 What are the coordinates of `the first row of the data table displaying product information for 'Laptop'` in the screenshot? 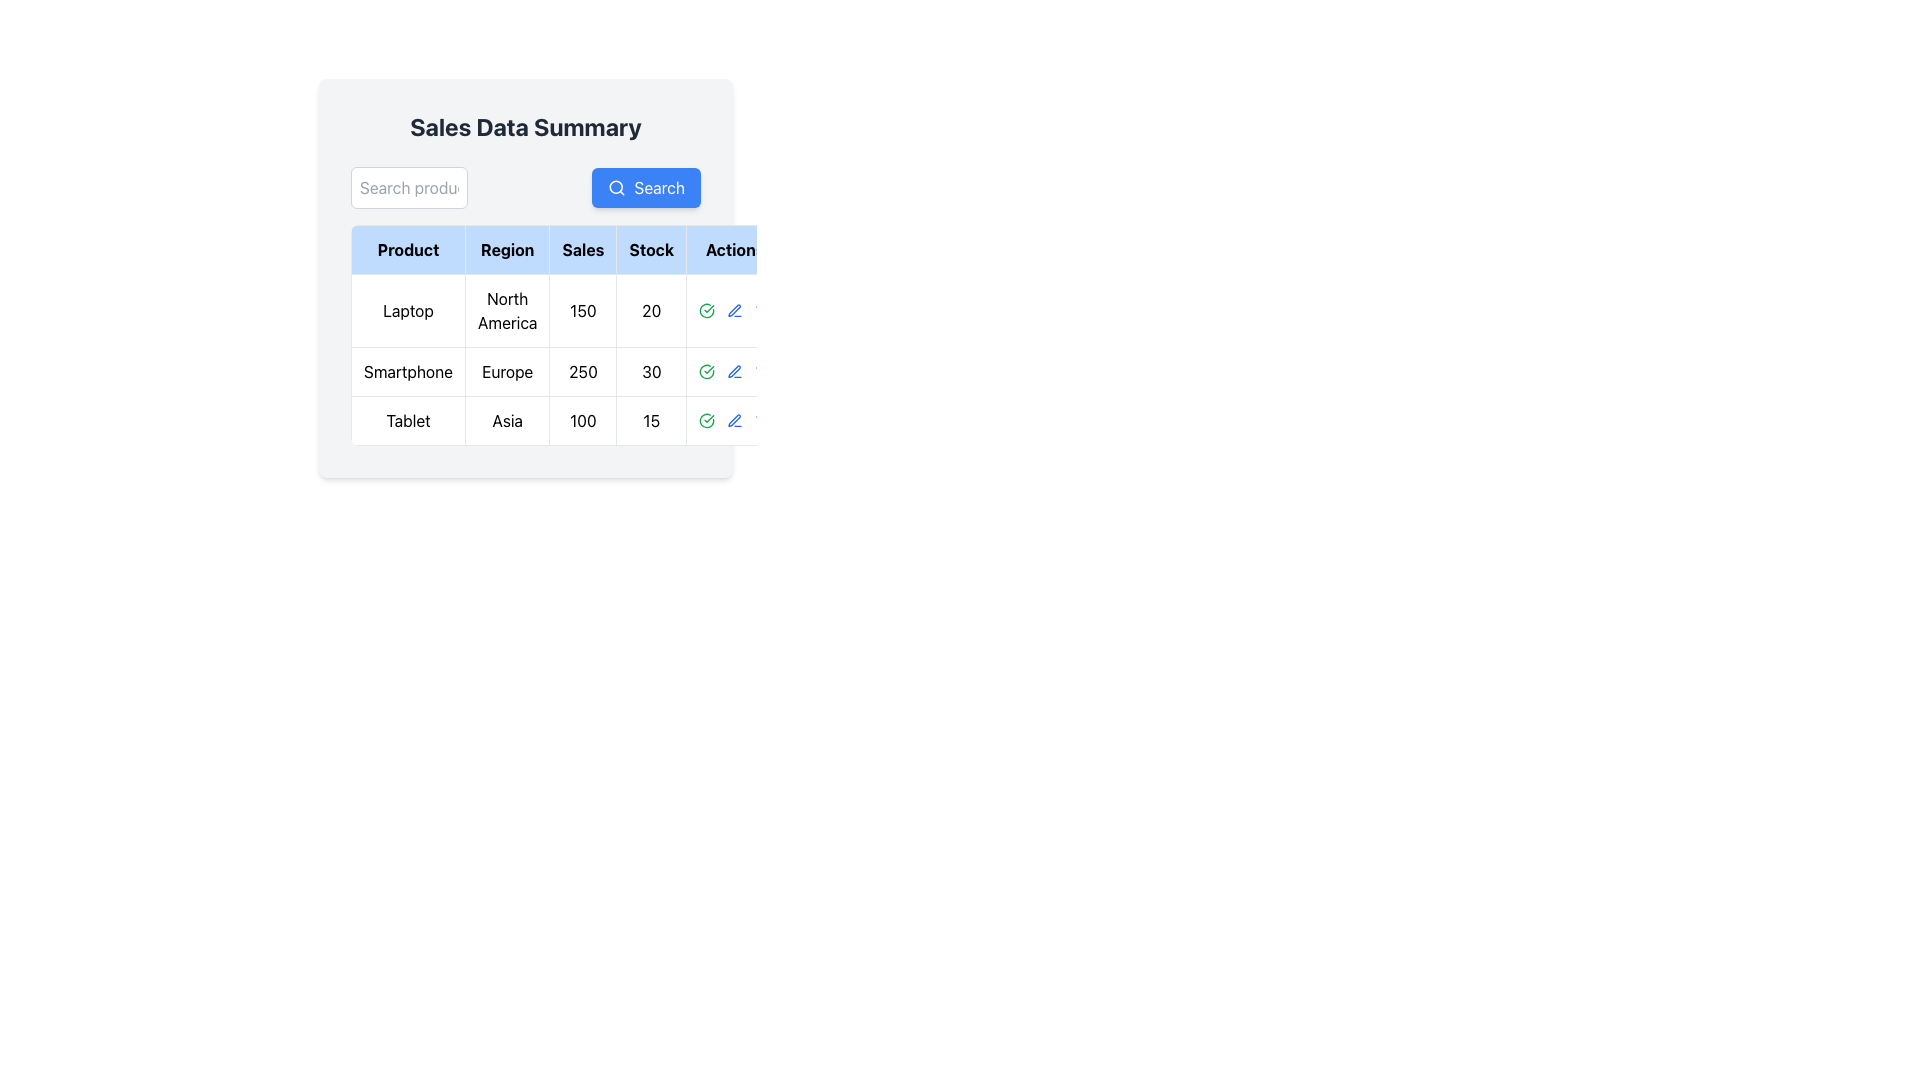 It's located at (566, 311).